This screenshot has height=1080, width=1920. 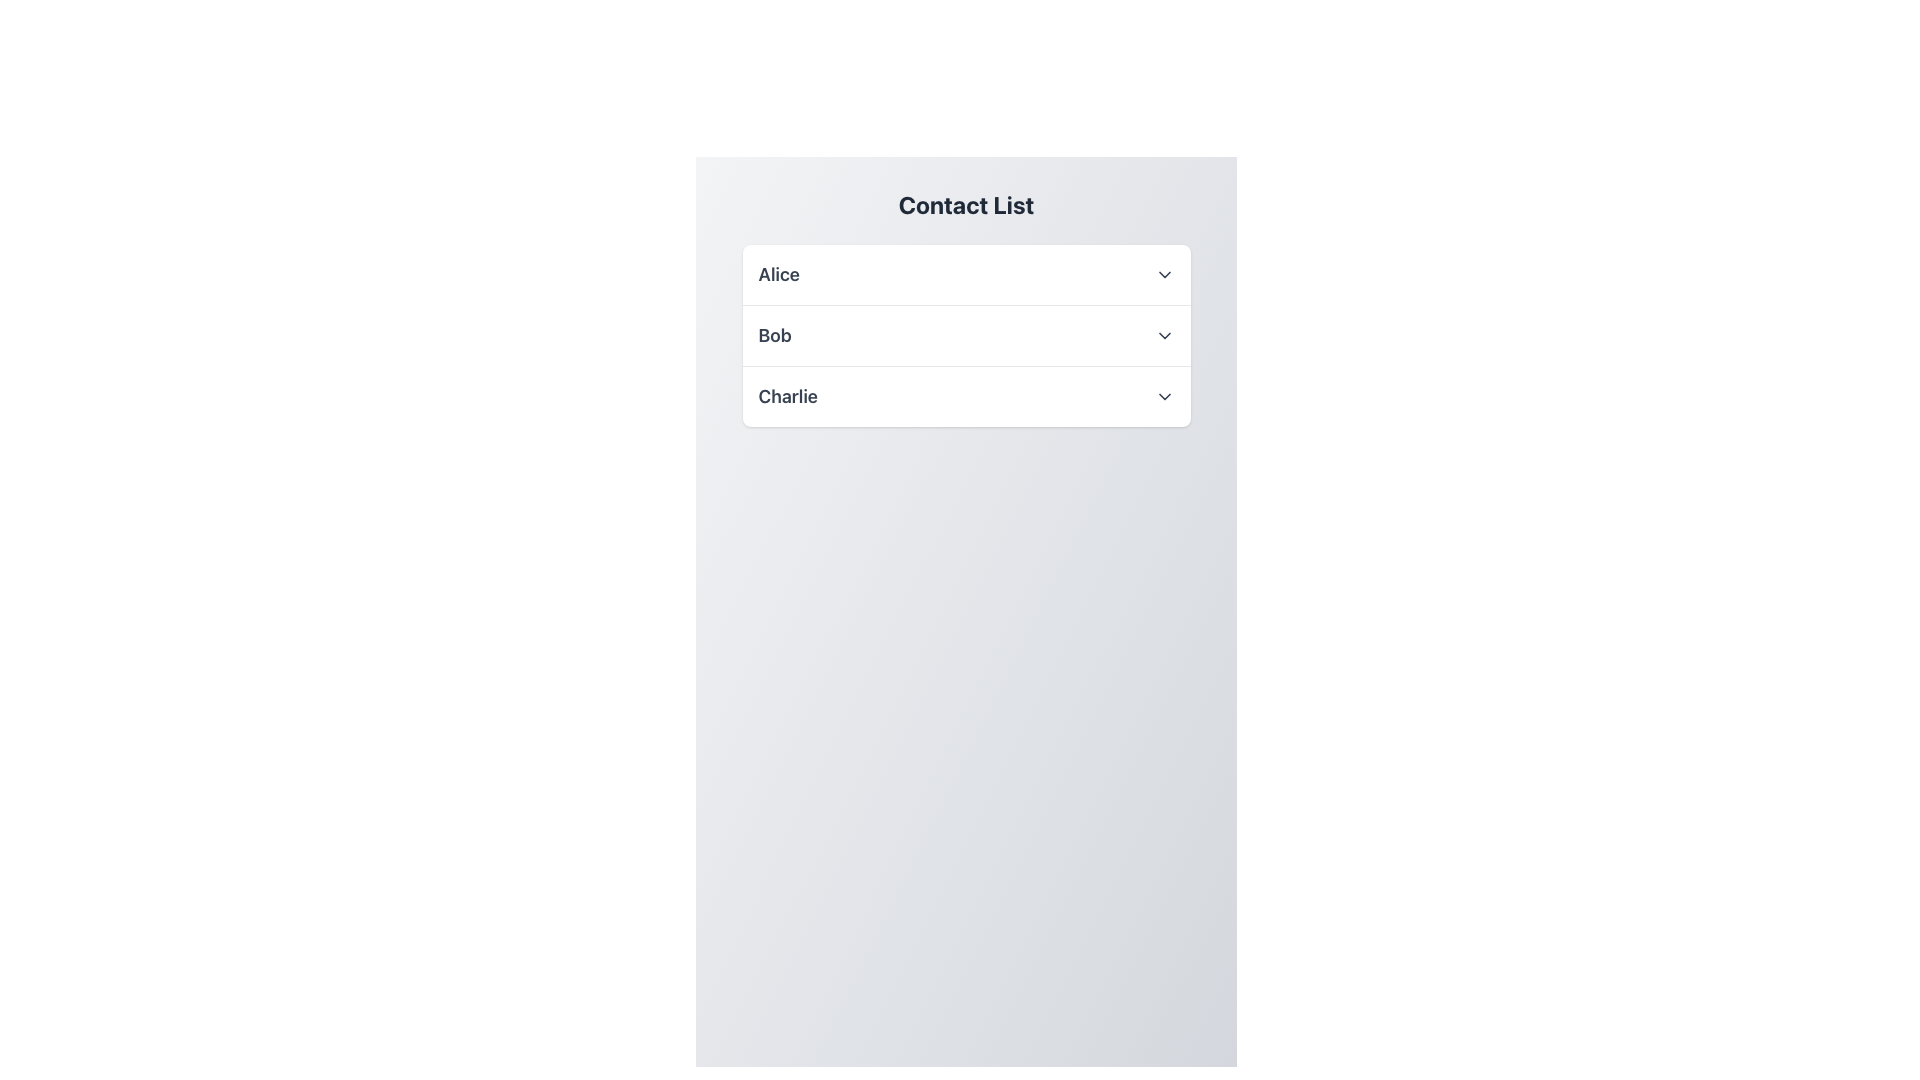 I want to click on the contact item representing 'Charlie' in the Contact List, so click(x=966, y=396).